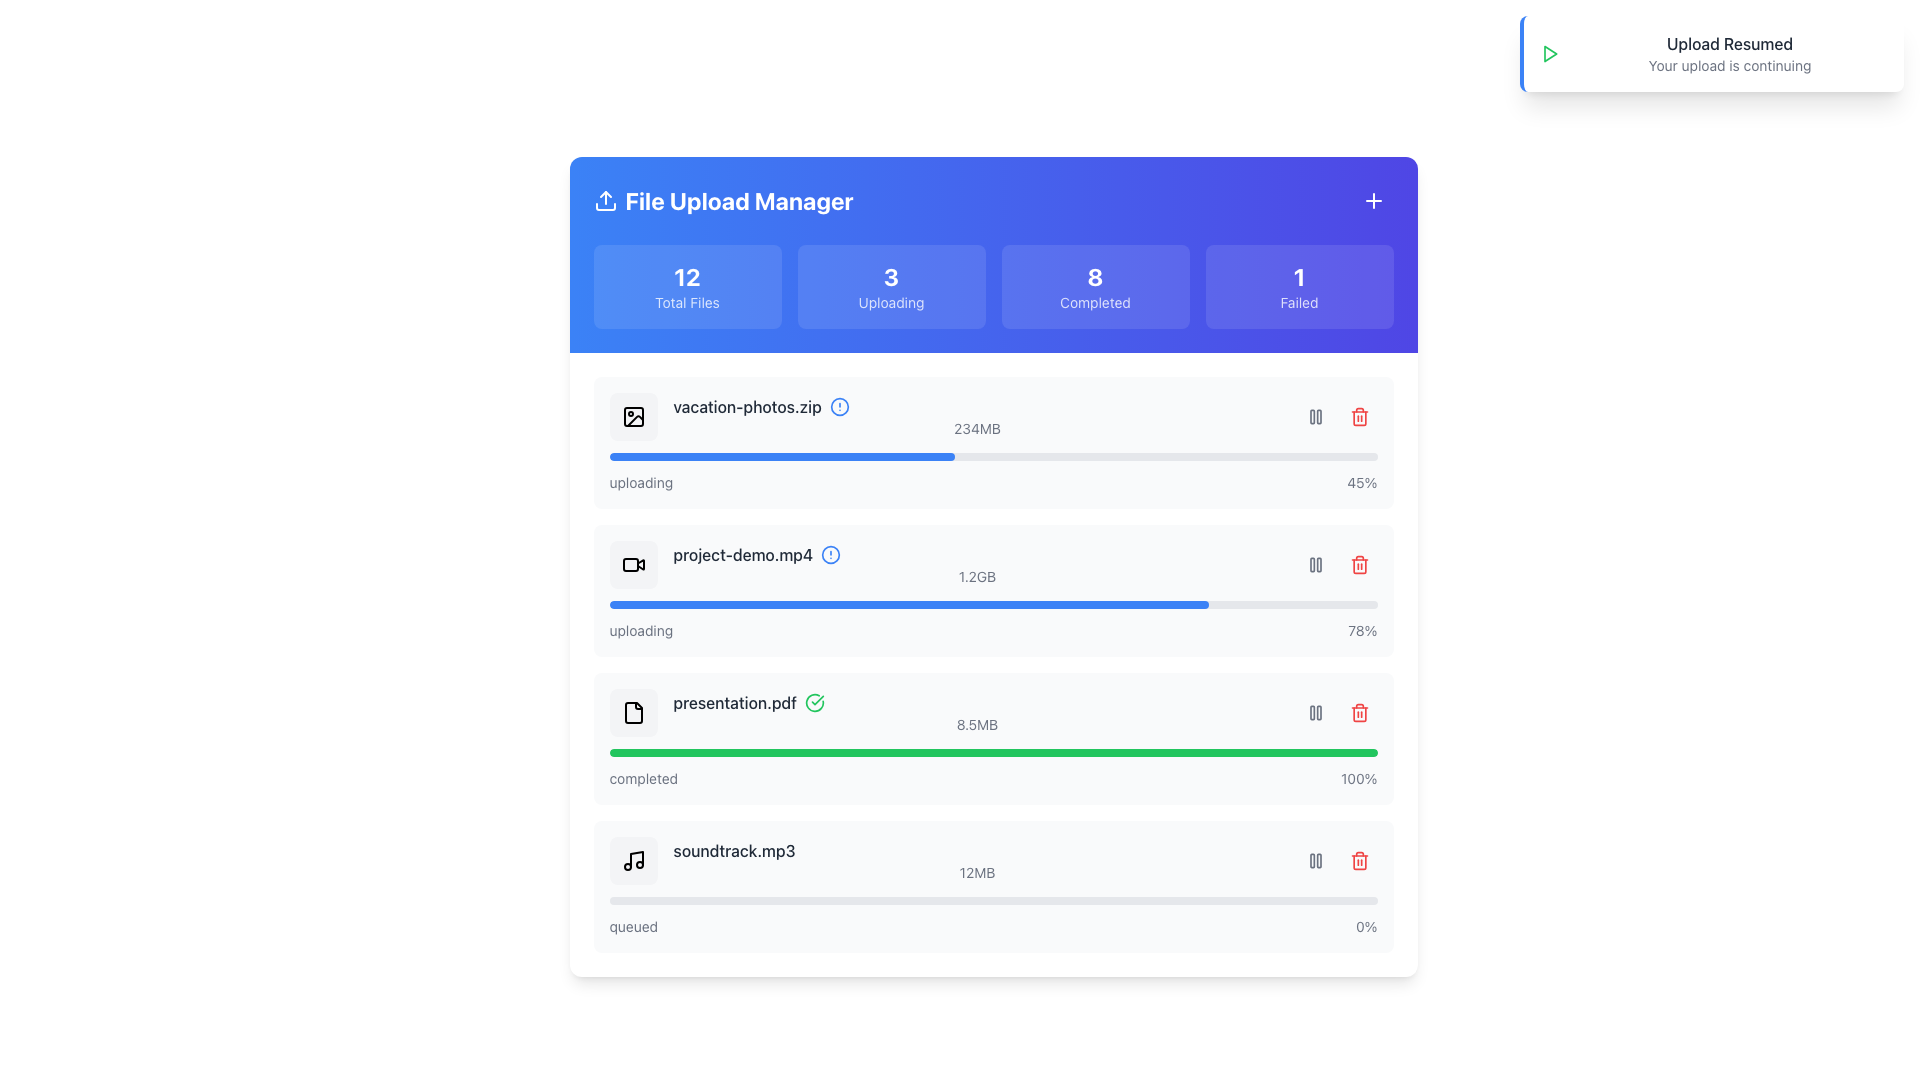 The image size is (1920, 1080). Describe the element at coordinates (641, 482) in the screenshot. I see `the text label displaying 'uploading' located under the progress bar of the file upload manager for the file 'vacation-photos.zip'` at that location.